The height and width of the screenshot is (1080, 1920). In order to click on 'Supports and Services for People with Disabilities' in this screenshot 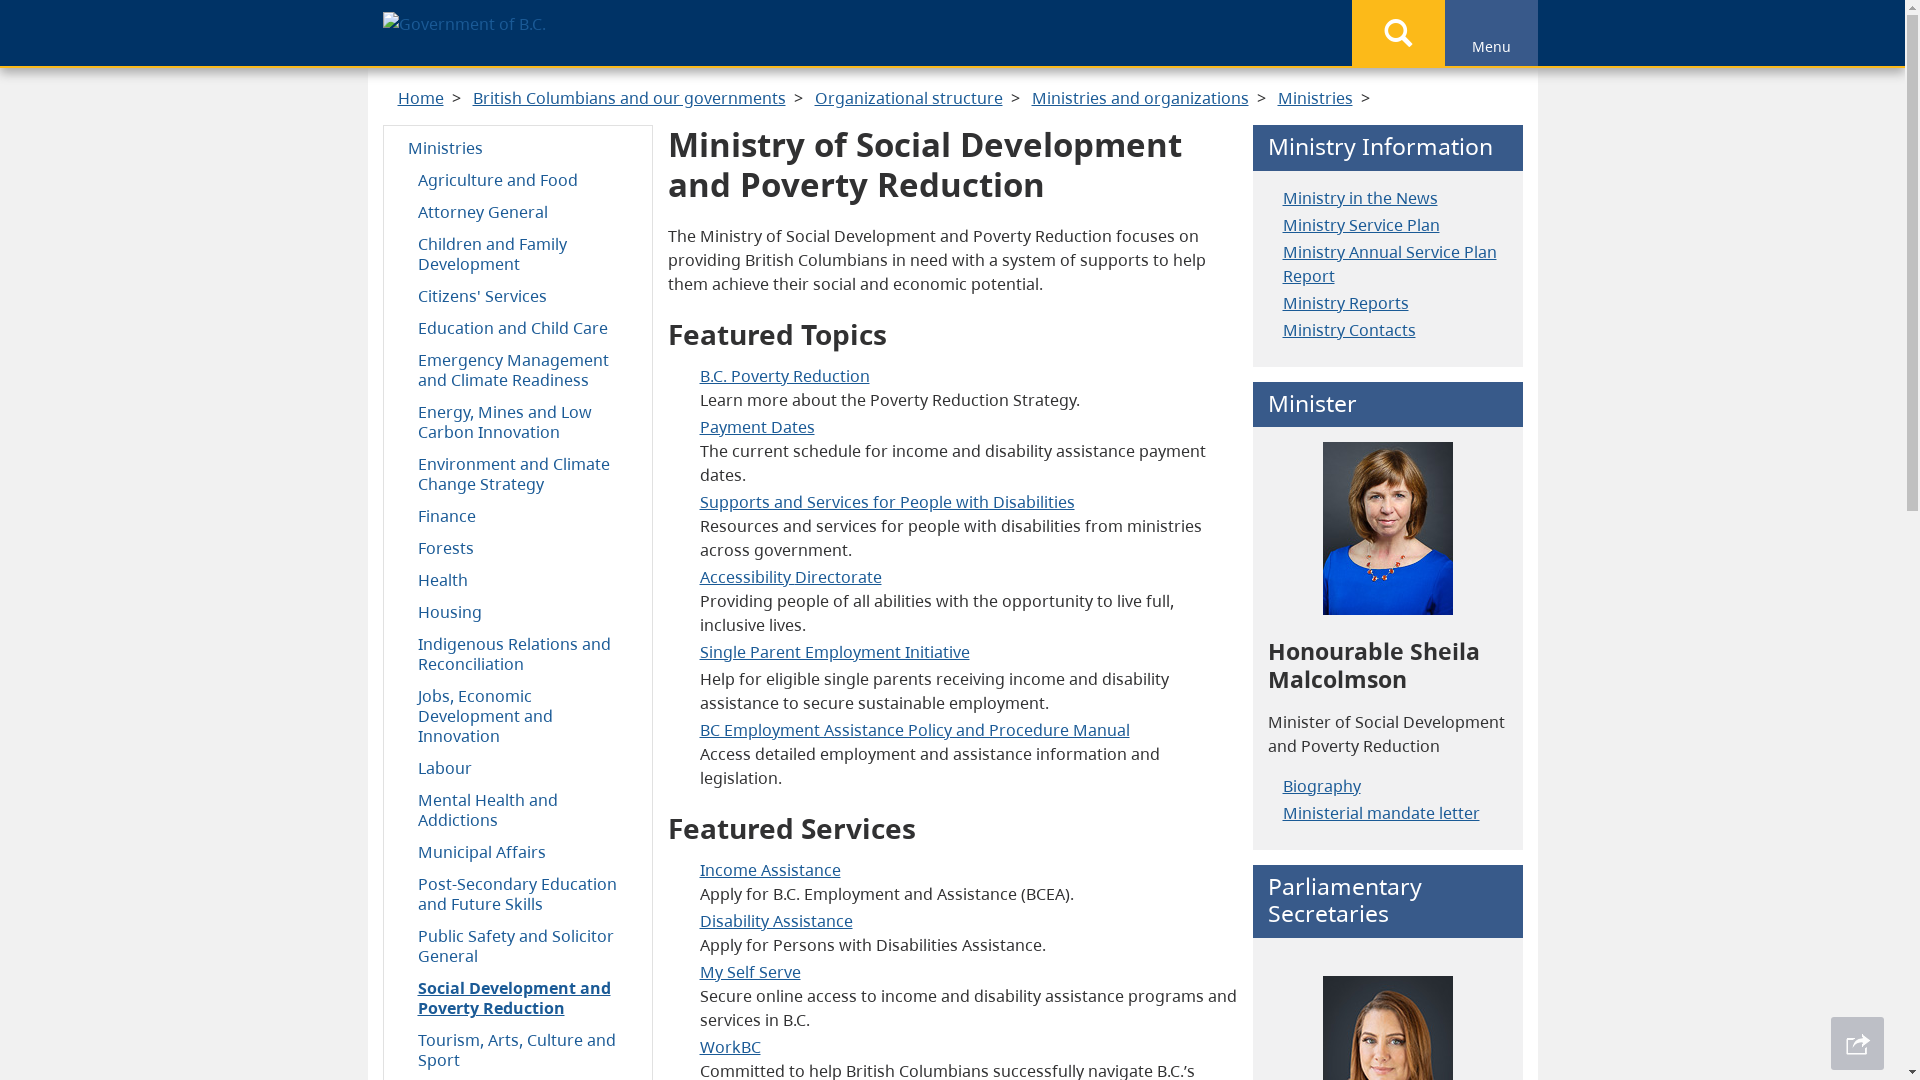, I will do `click(886, 500)`.